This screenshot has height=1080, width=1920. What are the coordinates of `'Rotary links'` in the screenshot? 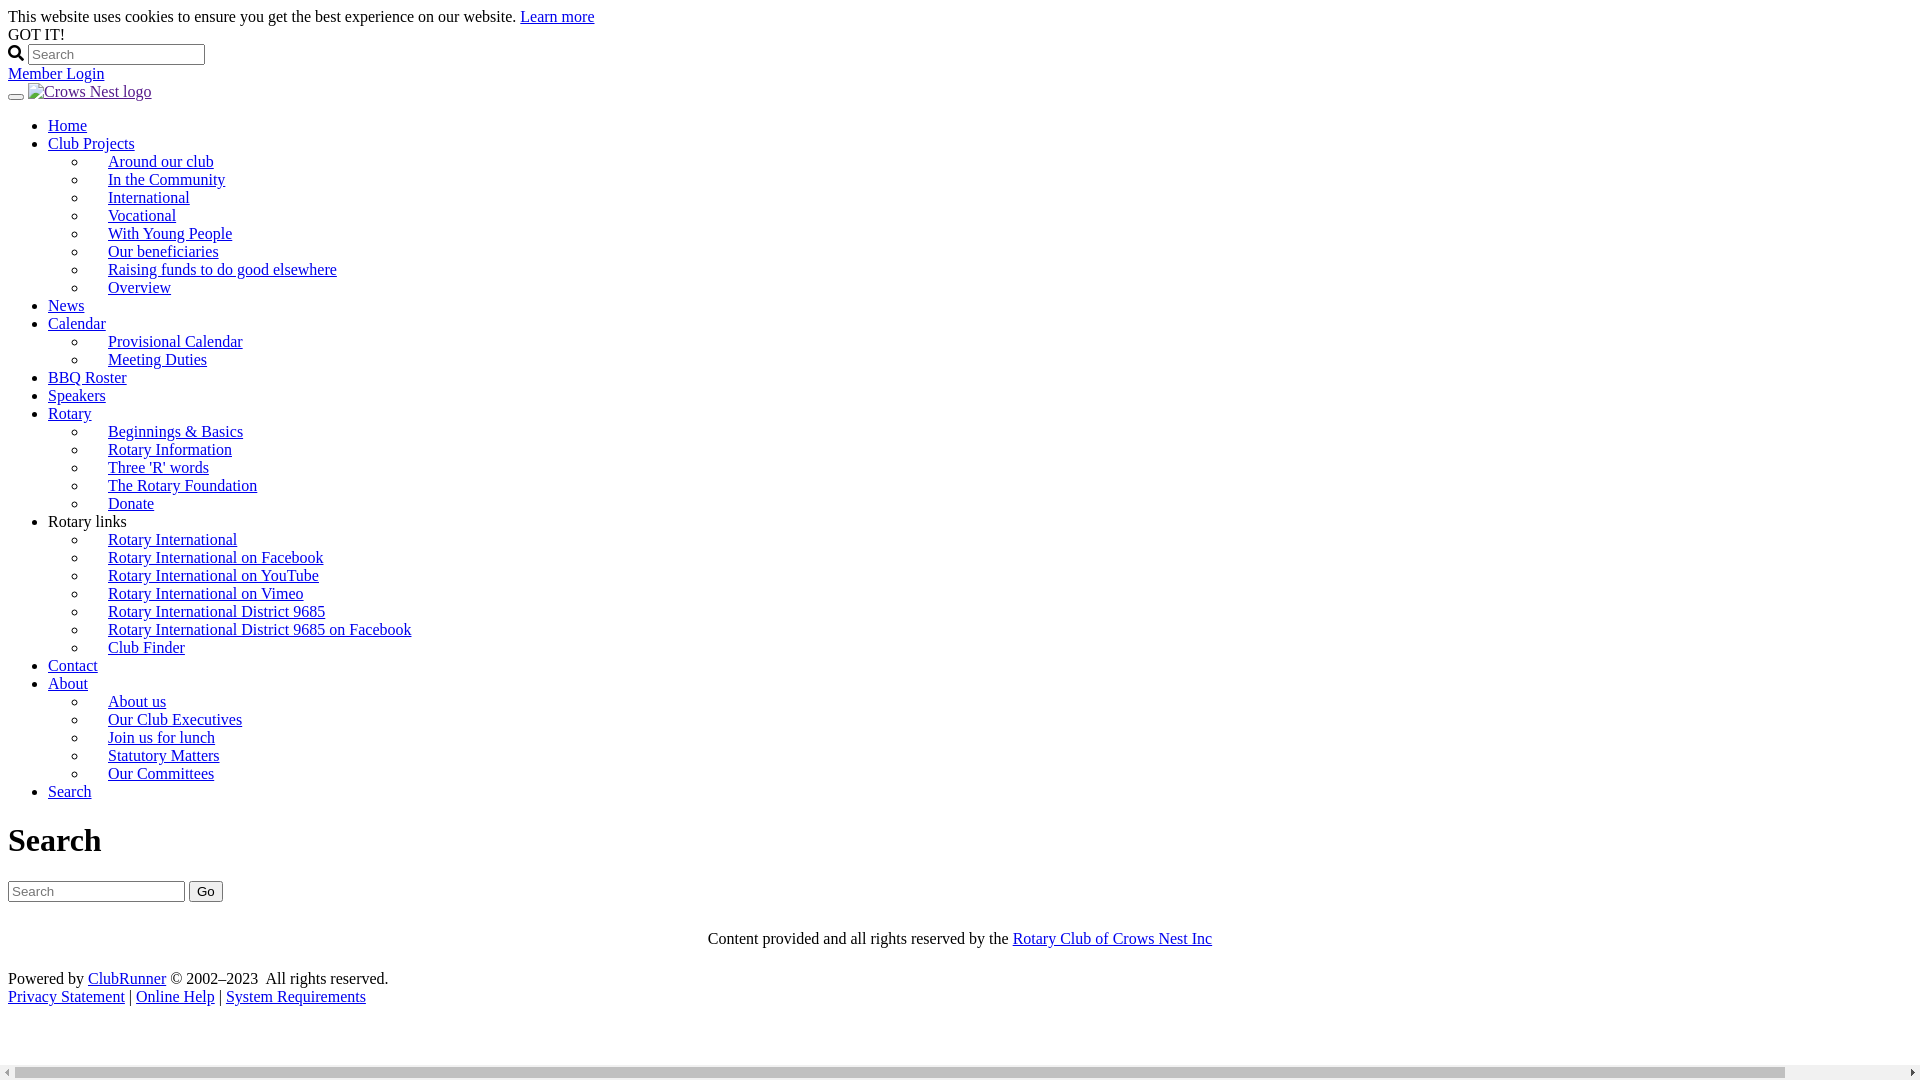 It's located at (86, 520).